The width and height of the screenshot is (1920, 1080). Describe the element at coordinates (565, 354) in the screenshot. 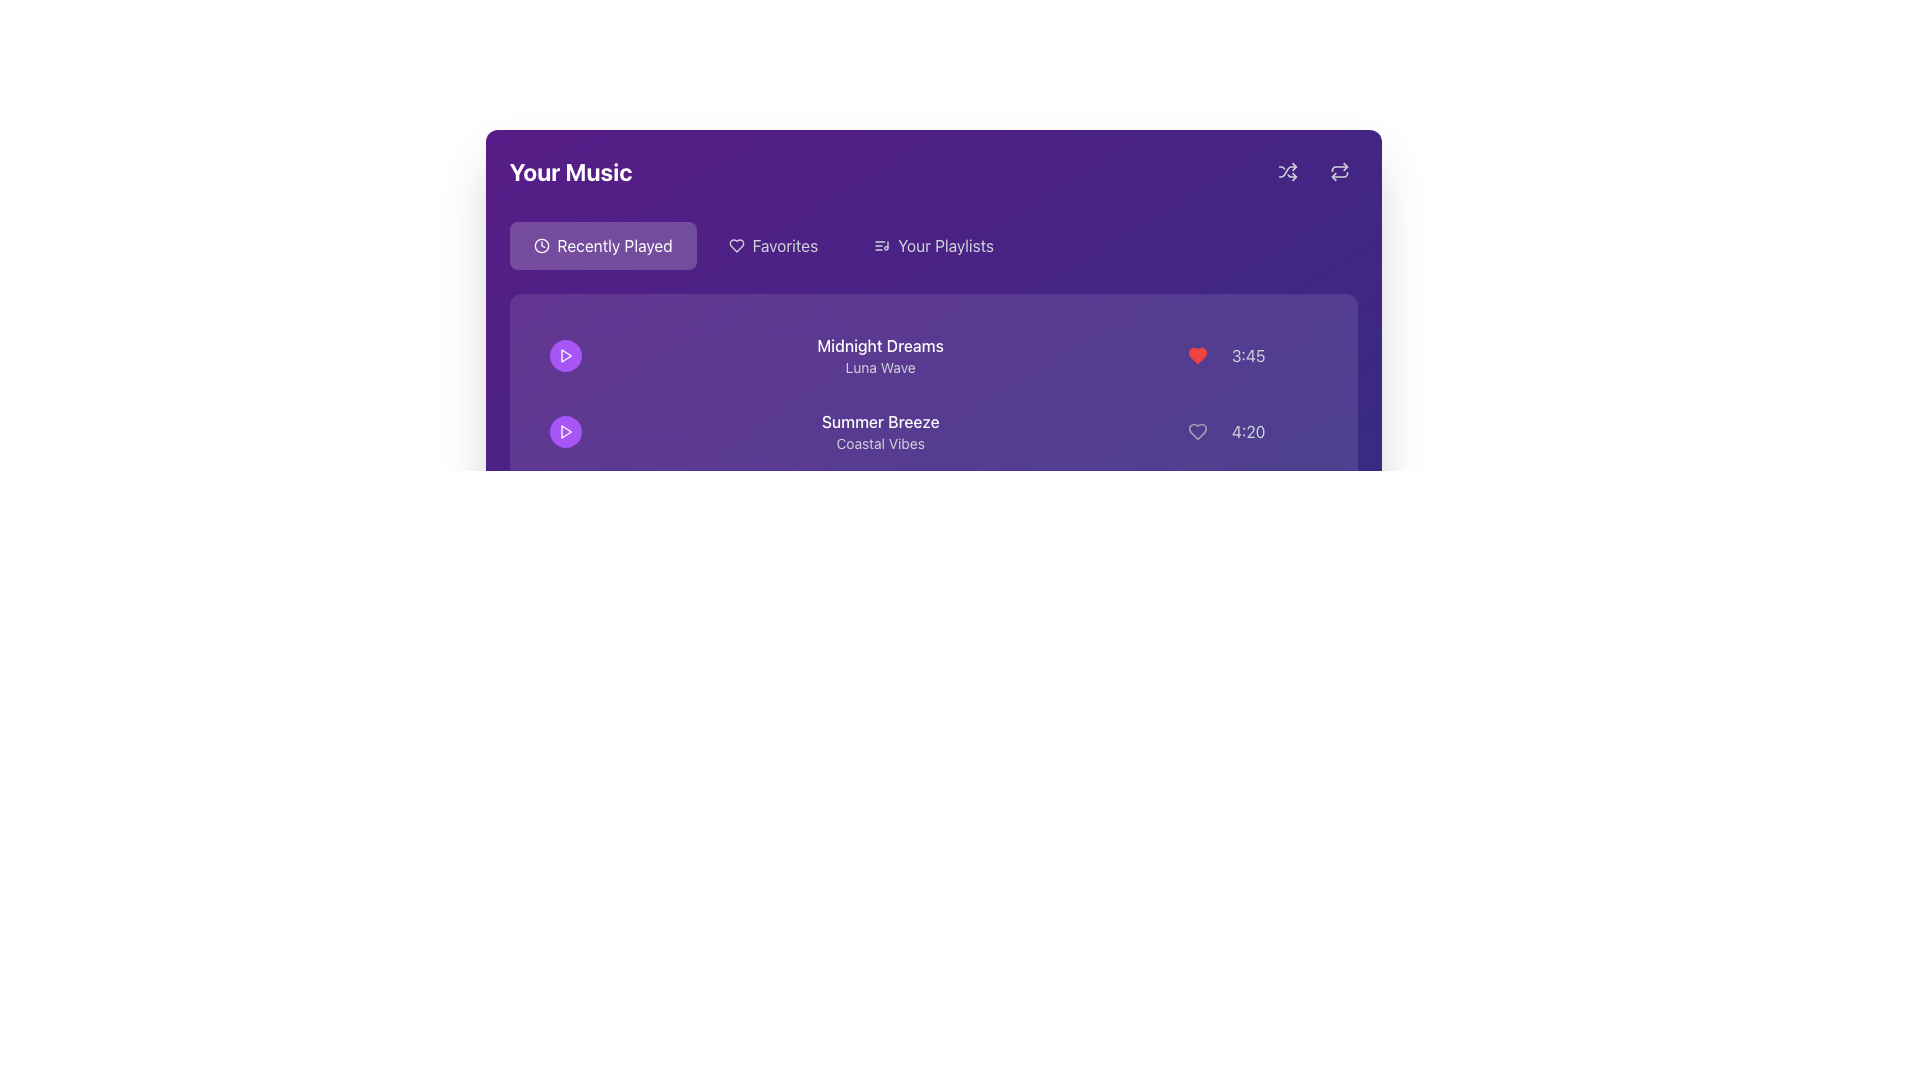

I see `the triangular-shaped purple play icon in the music interface` at that location.